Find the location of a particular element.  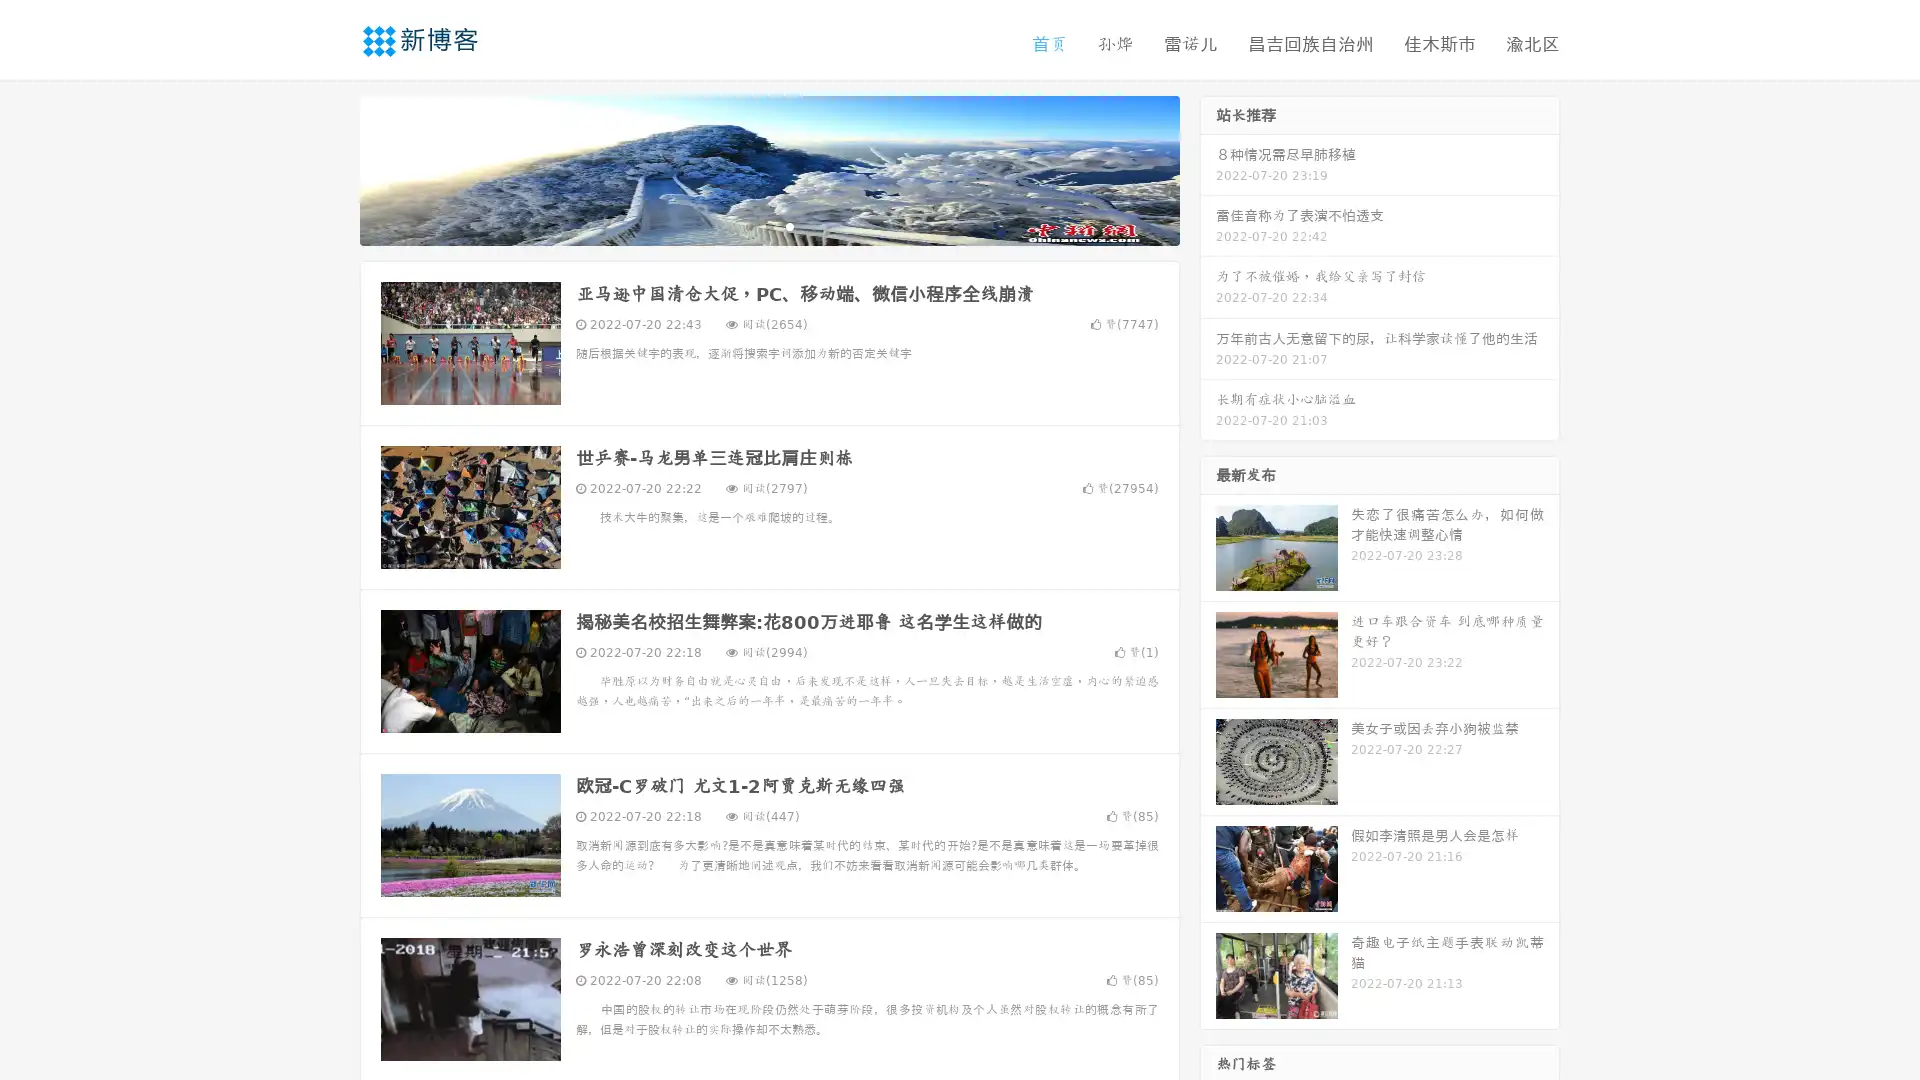

Go to slide 1 is located at coordinates (748, 225).